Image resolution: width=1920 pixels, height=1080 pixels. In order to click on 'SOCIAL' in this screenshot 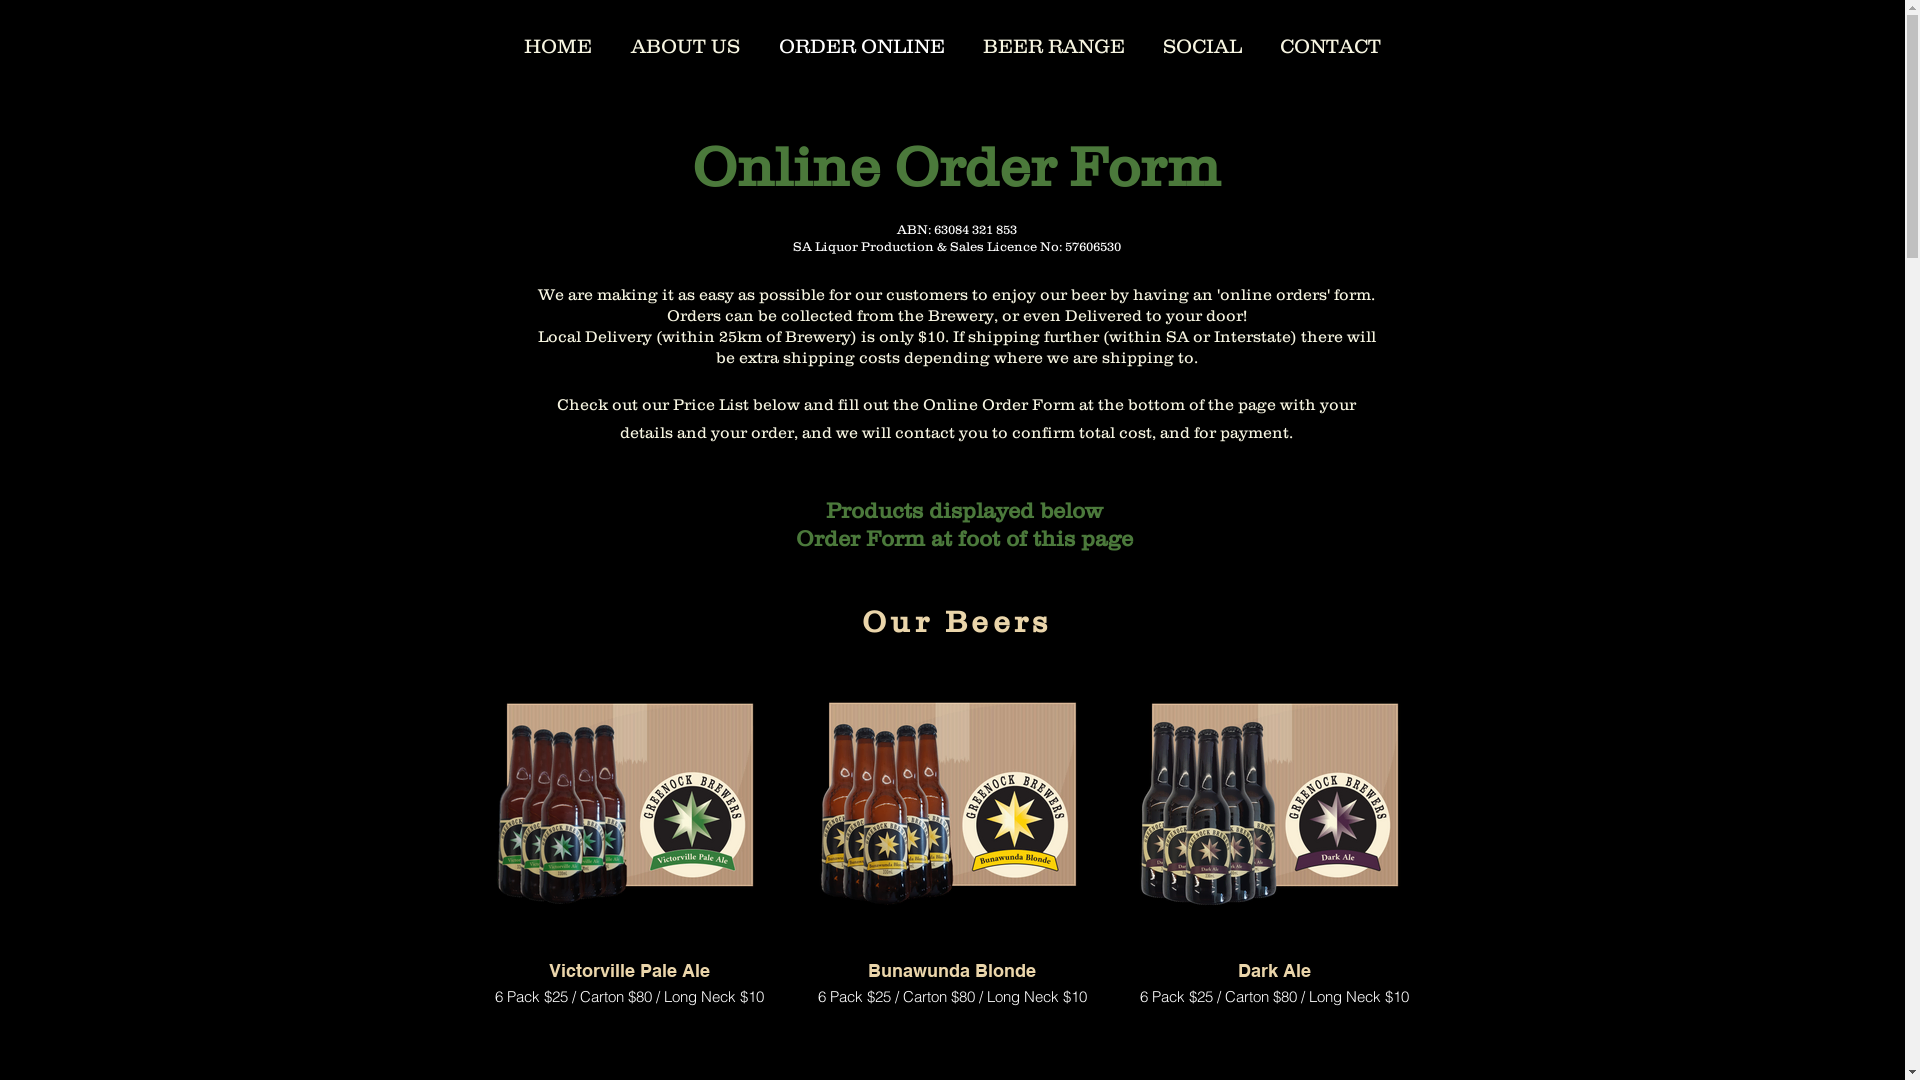, I will do `click(1143, 43)`.